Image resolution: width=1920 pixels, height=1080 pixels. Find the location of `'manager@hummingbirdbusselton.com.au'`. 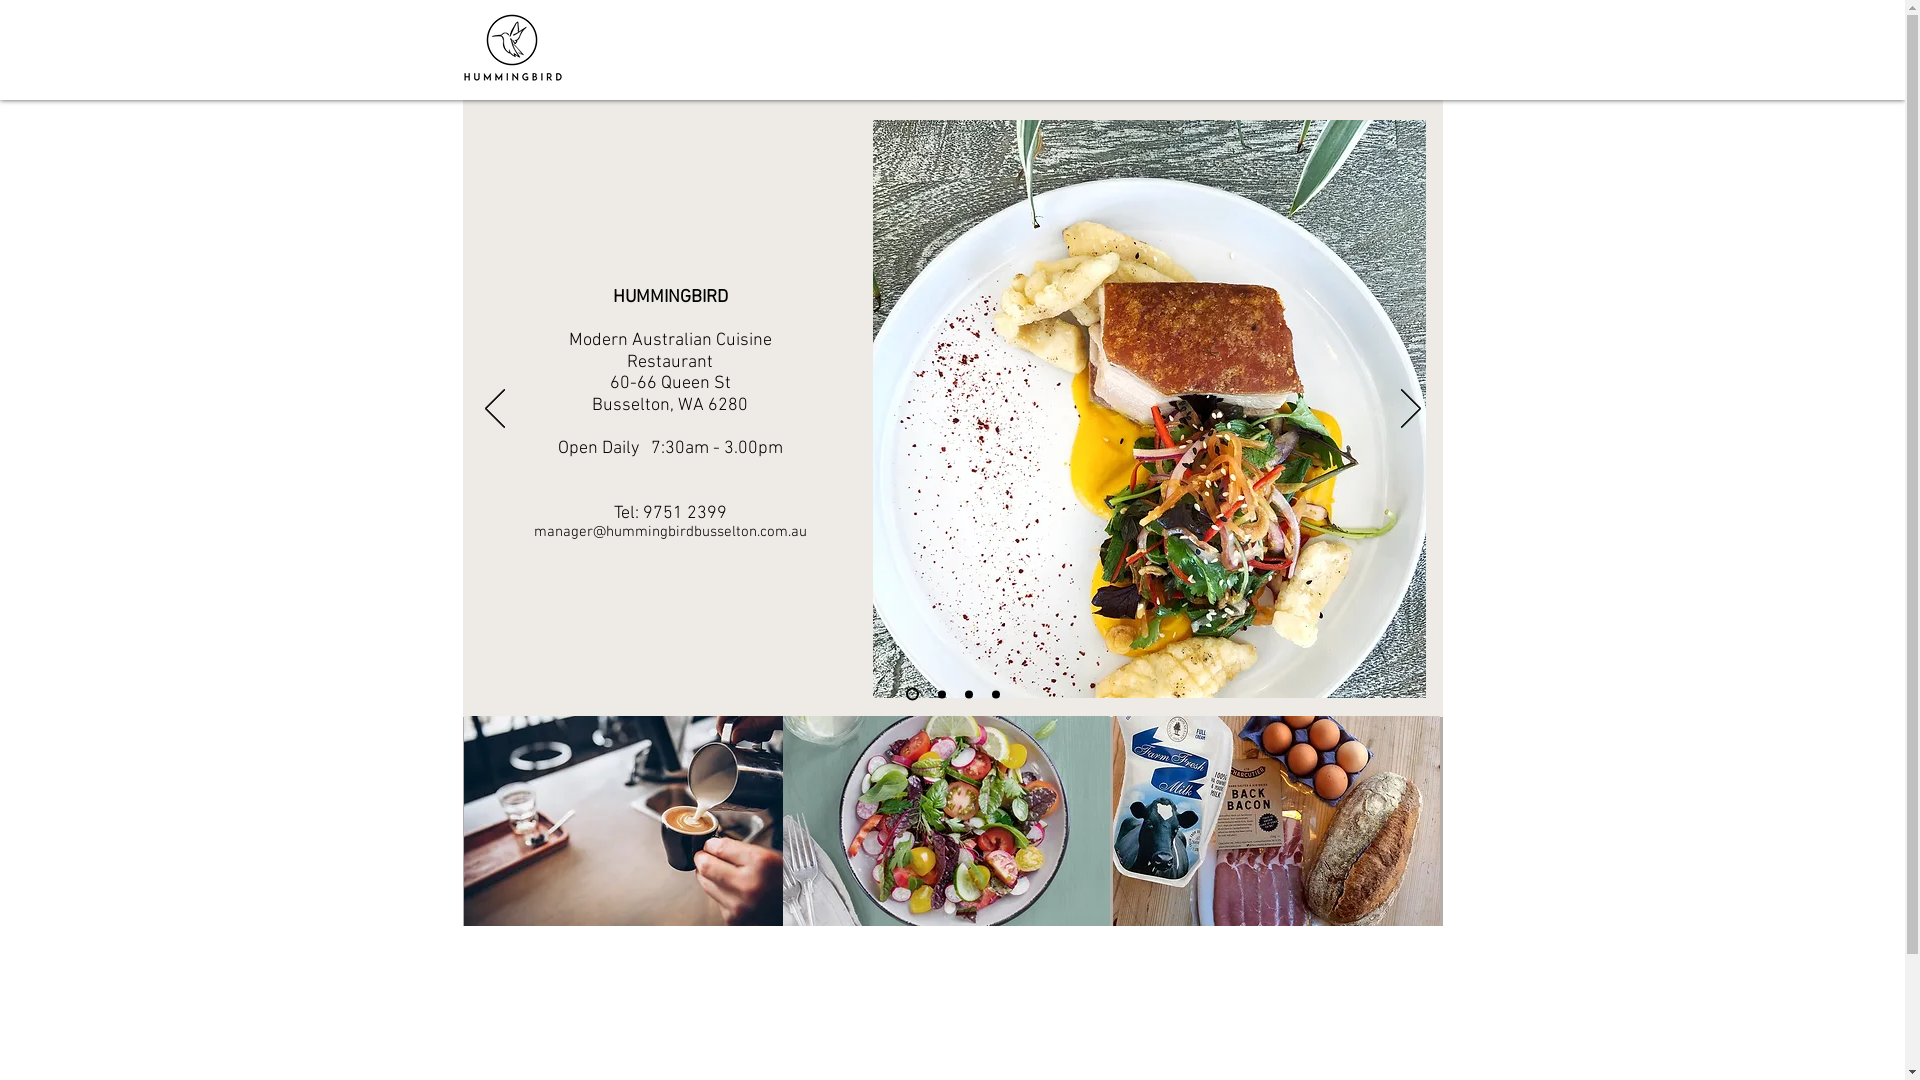

'manager@hummingbirdbusselton.com.au' is located at coordinates (670, 531).